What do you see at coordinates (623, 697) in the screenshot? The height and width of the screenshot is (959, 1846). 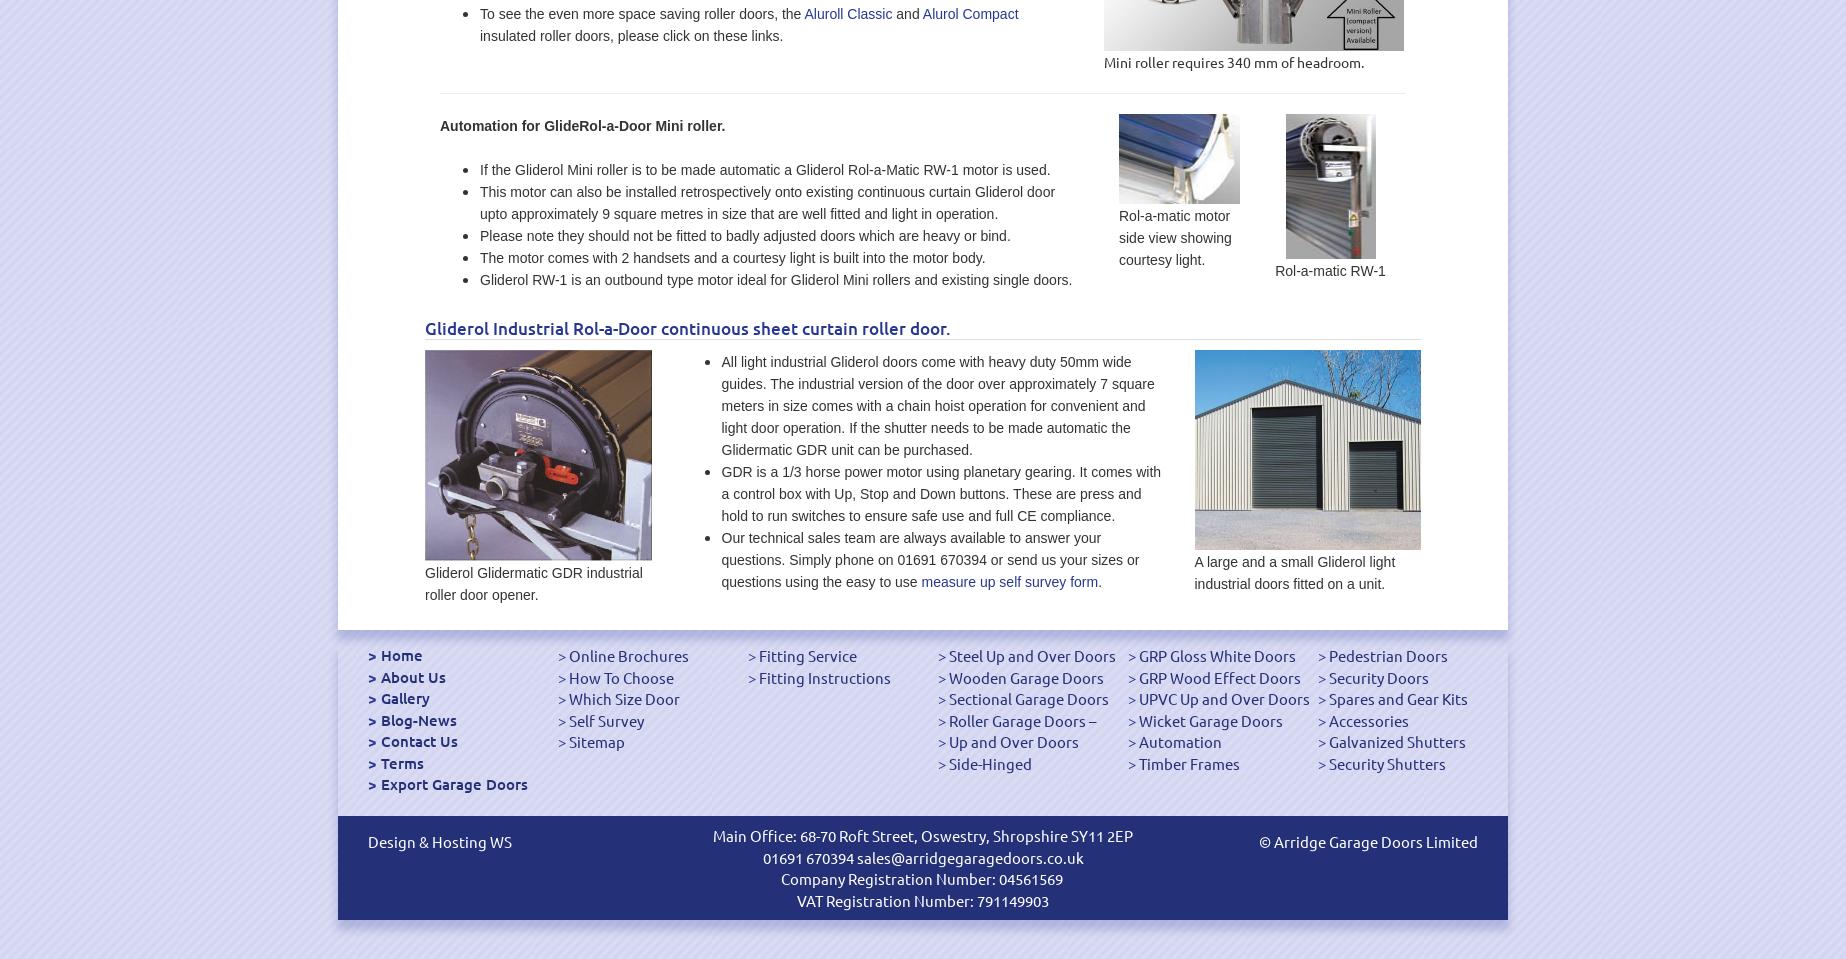 I see `'Which Size Door'` at bounding box center [623, 697].